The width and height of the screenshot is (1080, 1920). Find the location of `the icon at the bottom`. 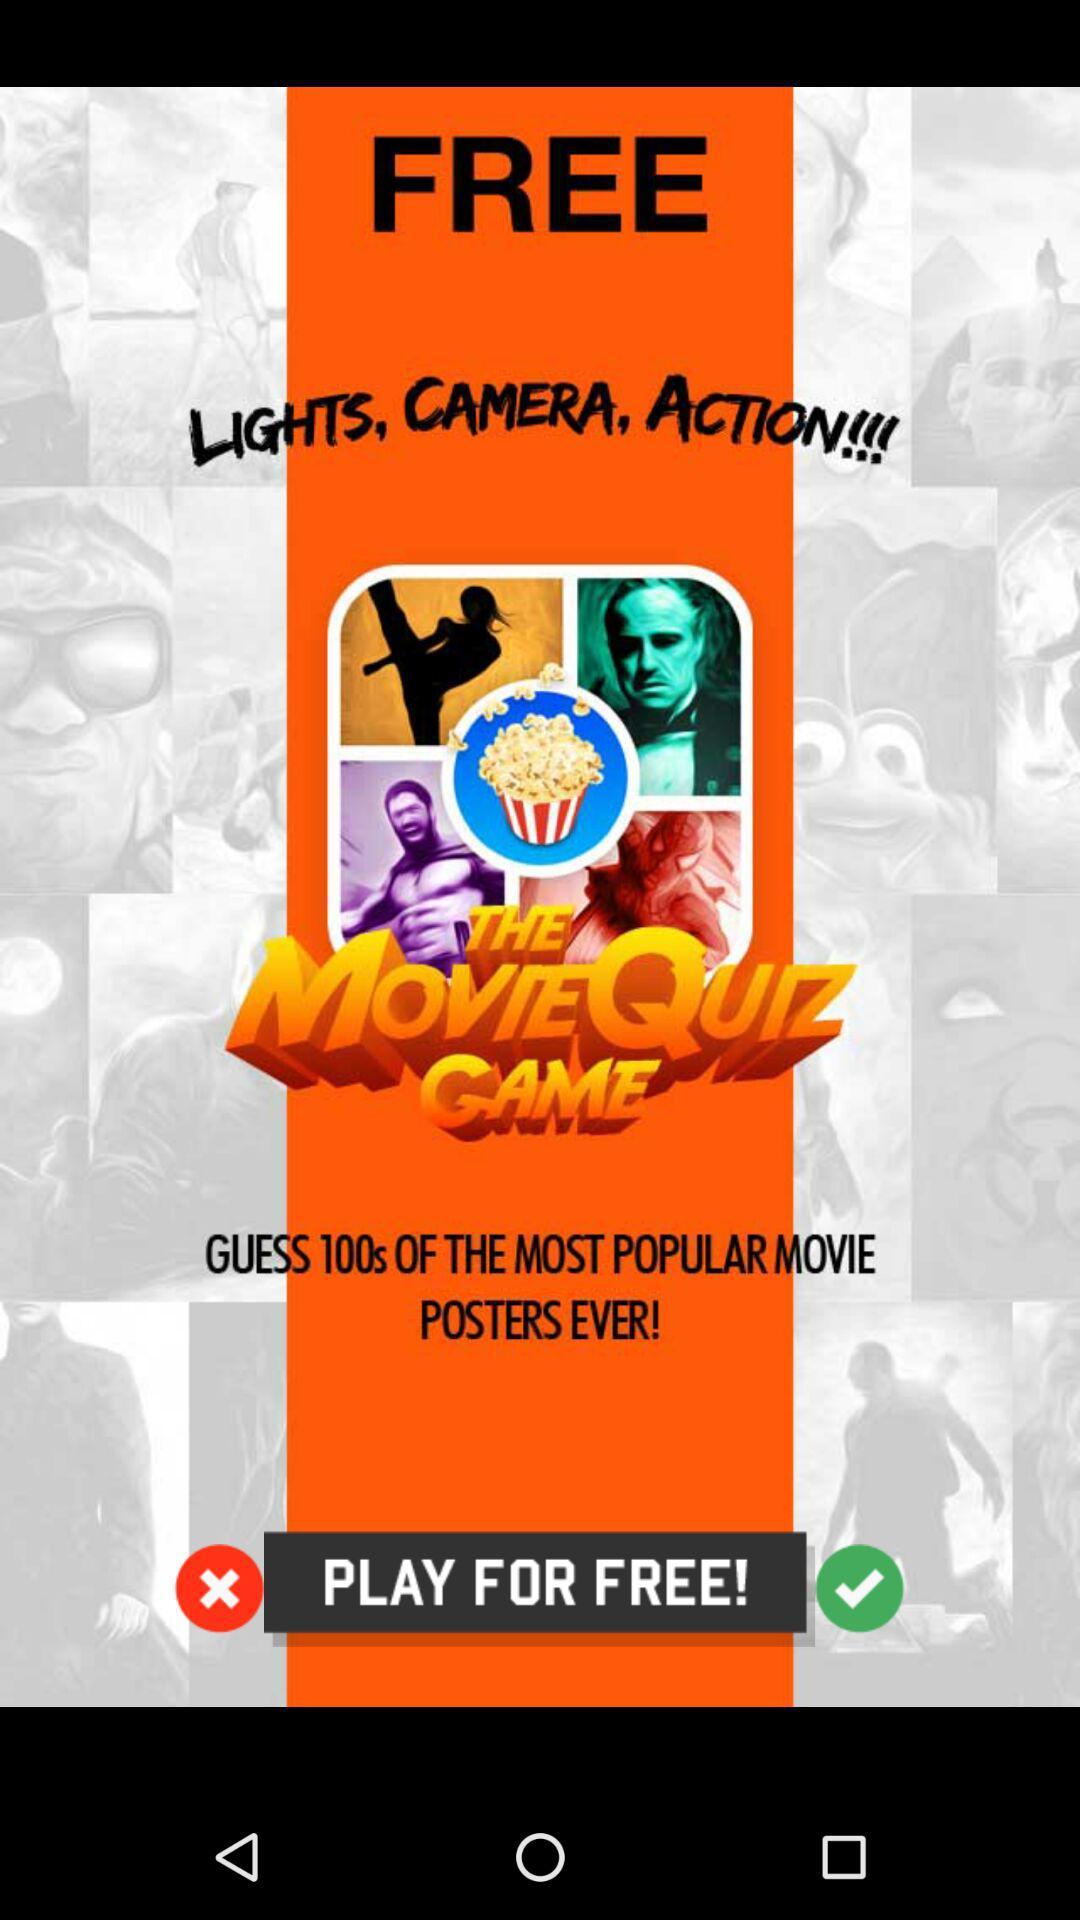

the icon at the bottom is located at coordinates (538, 1588).